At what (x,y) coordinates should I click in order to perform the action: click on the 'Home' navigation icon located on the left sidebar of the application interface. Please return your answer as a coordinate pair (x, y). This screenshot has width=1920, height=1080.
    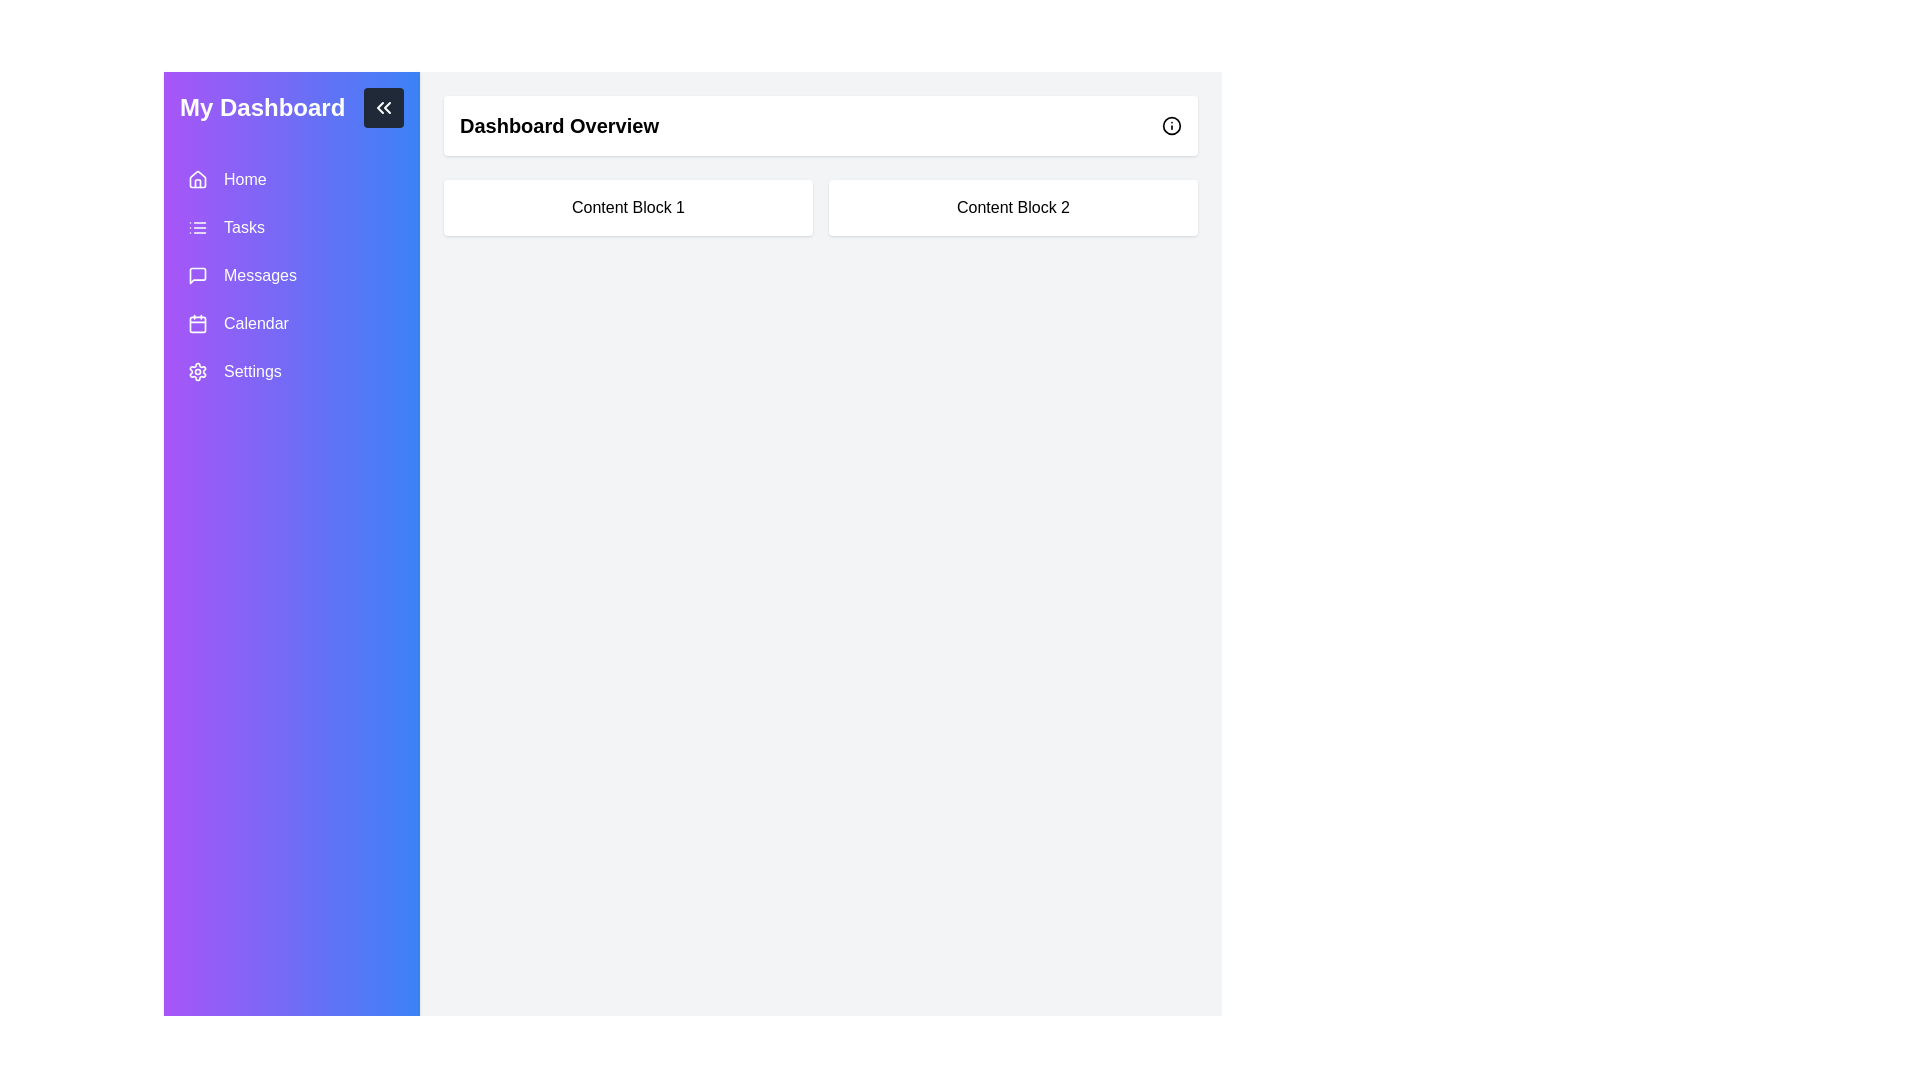
    Looking at the image, I should click on (197, 180).